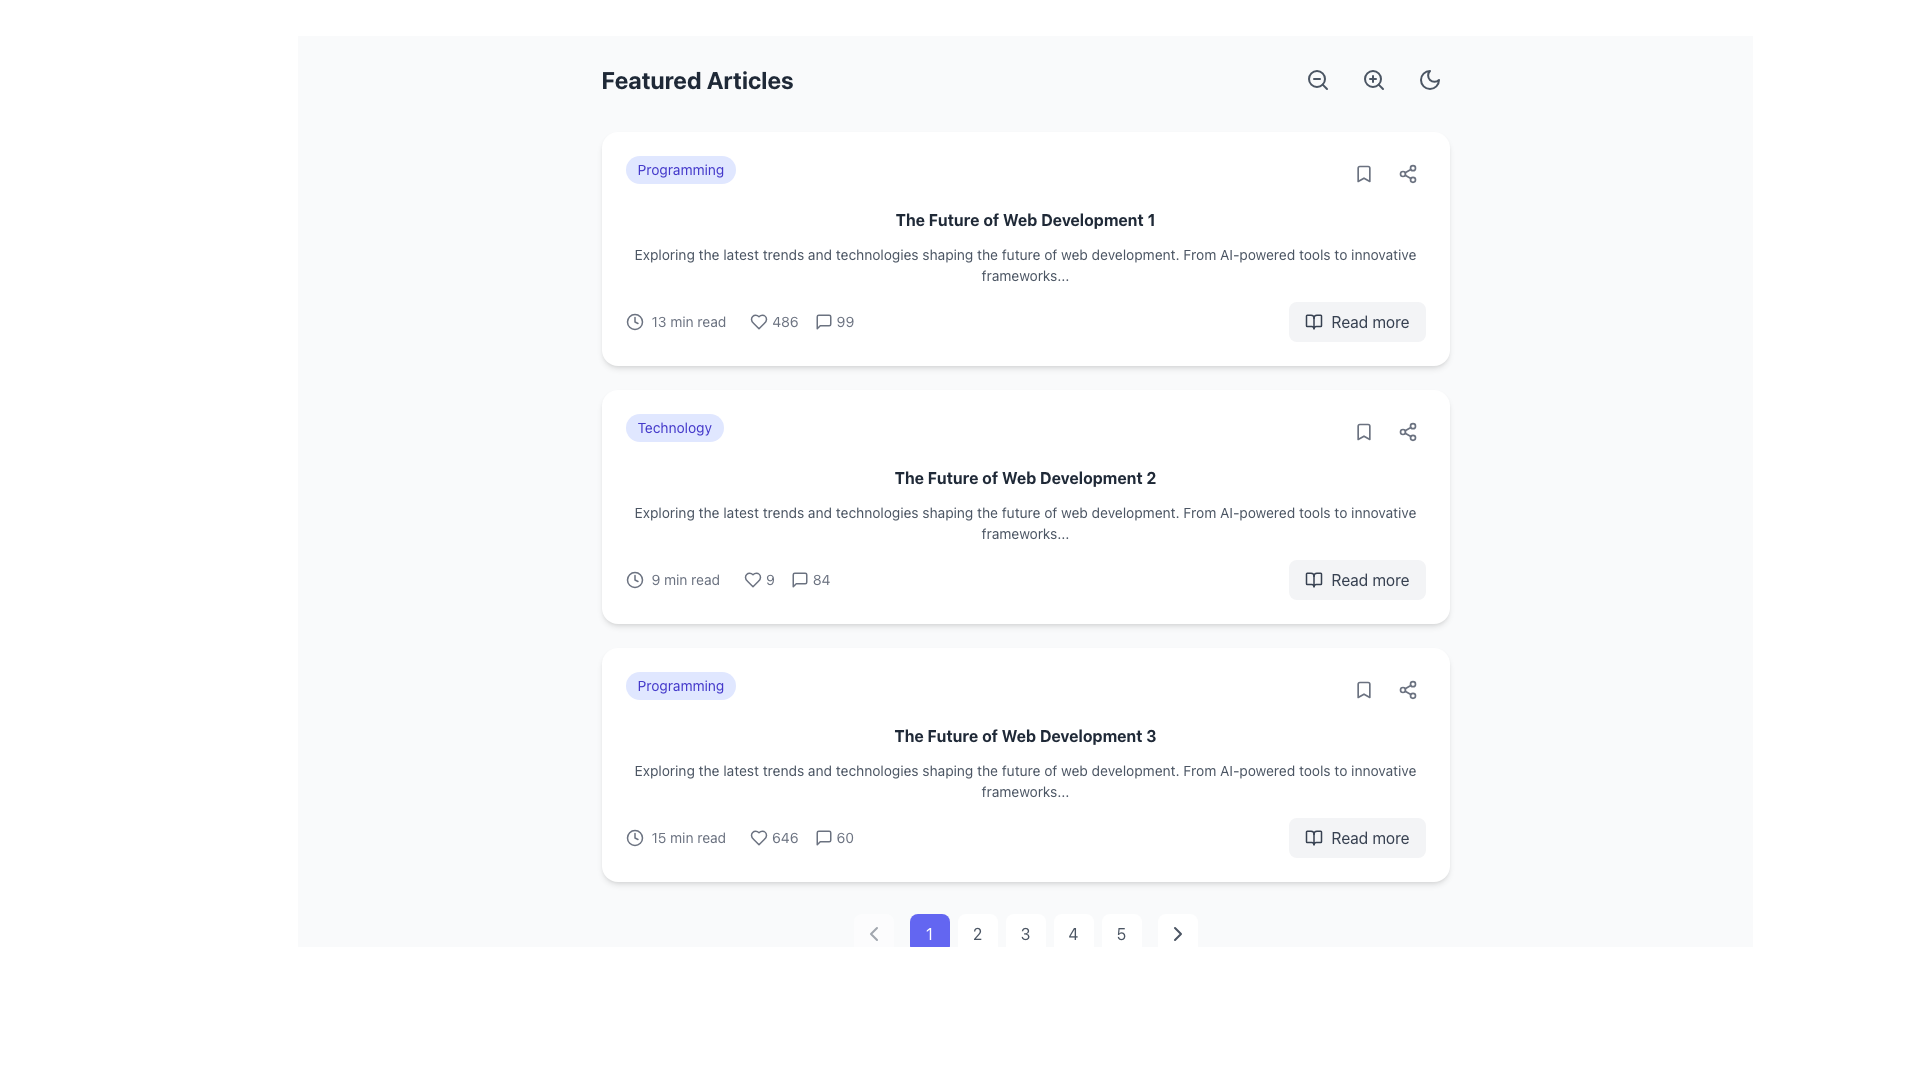  Describe the element at coordinates (758, 320) in the screenshot. I see `the heart-shaped icon outlined in gray to like or unlike the item next to the text '486'` at that location.